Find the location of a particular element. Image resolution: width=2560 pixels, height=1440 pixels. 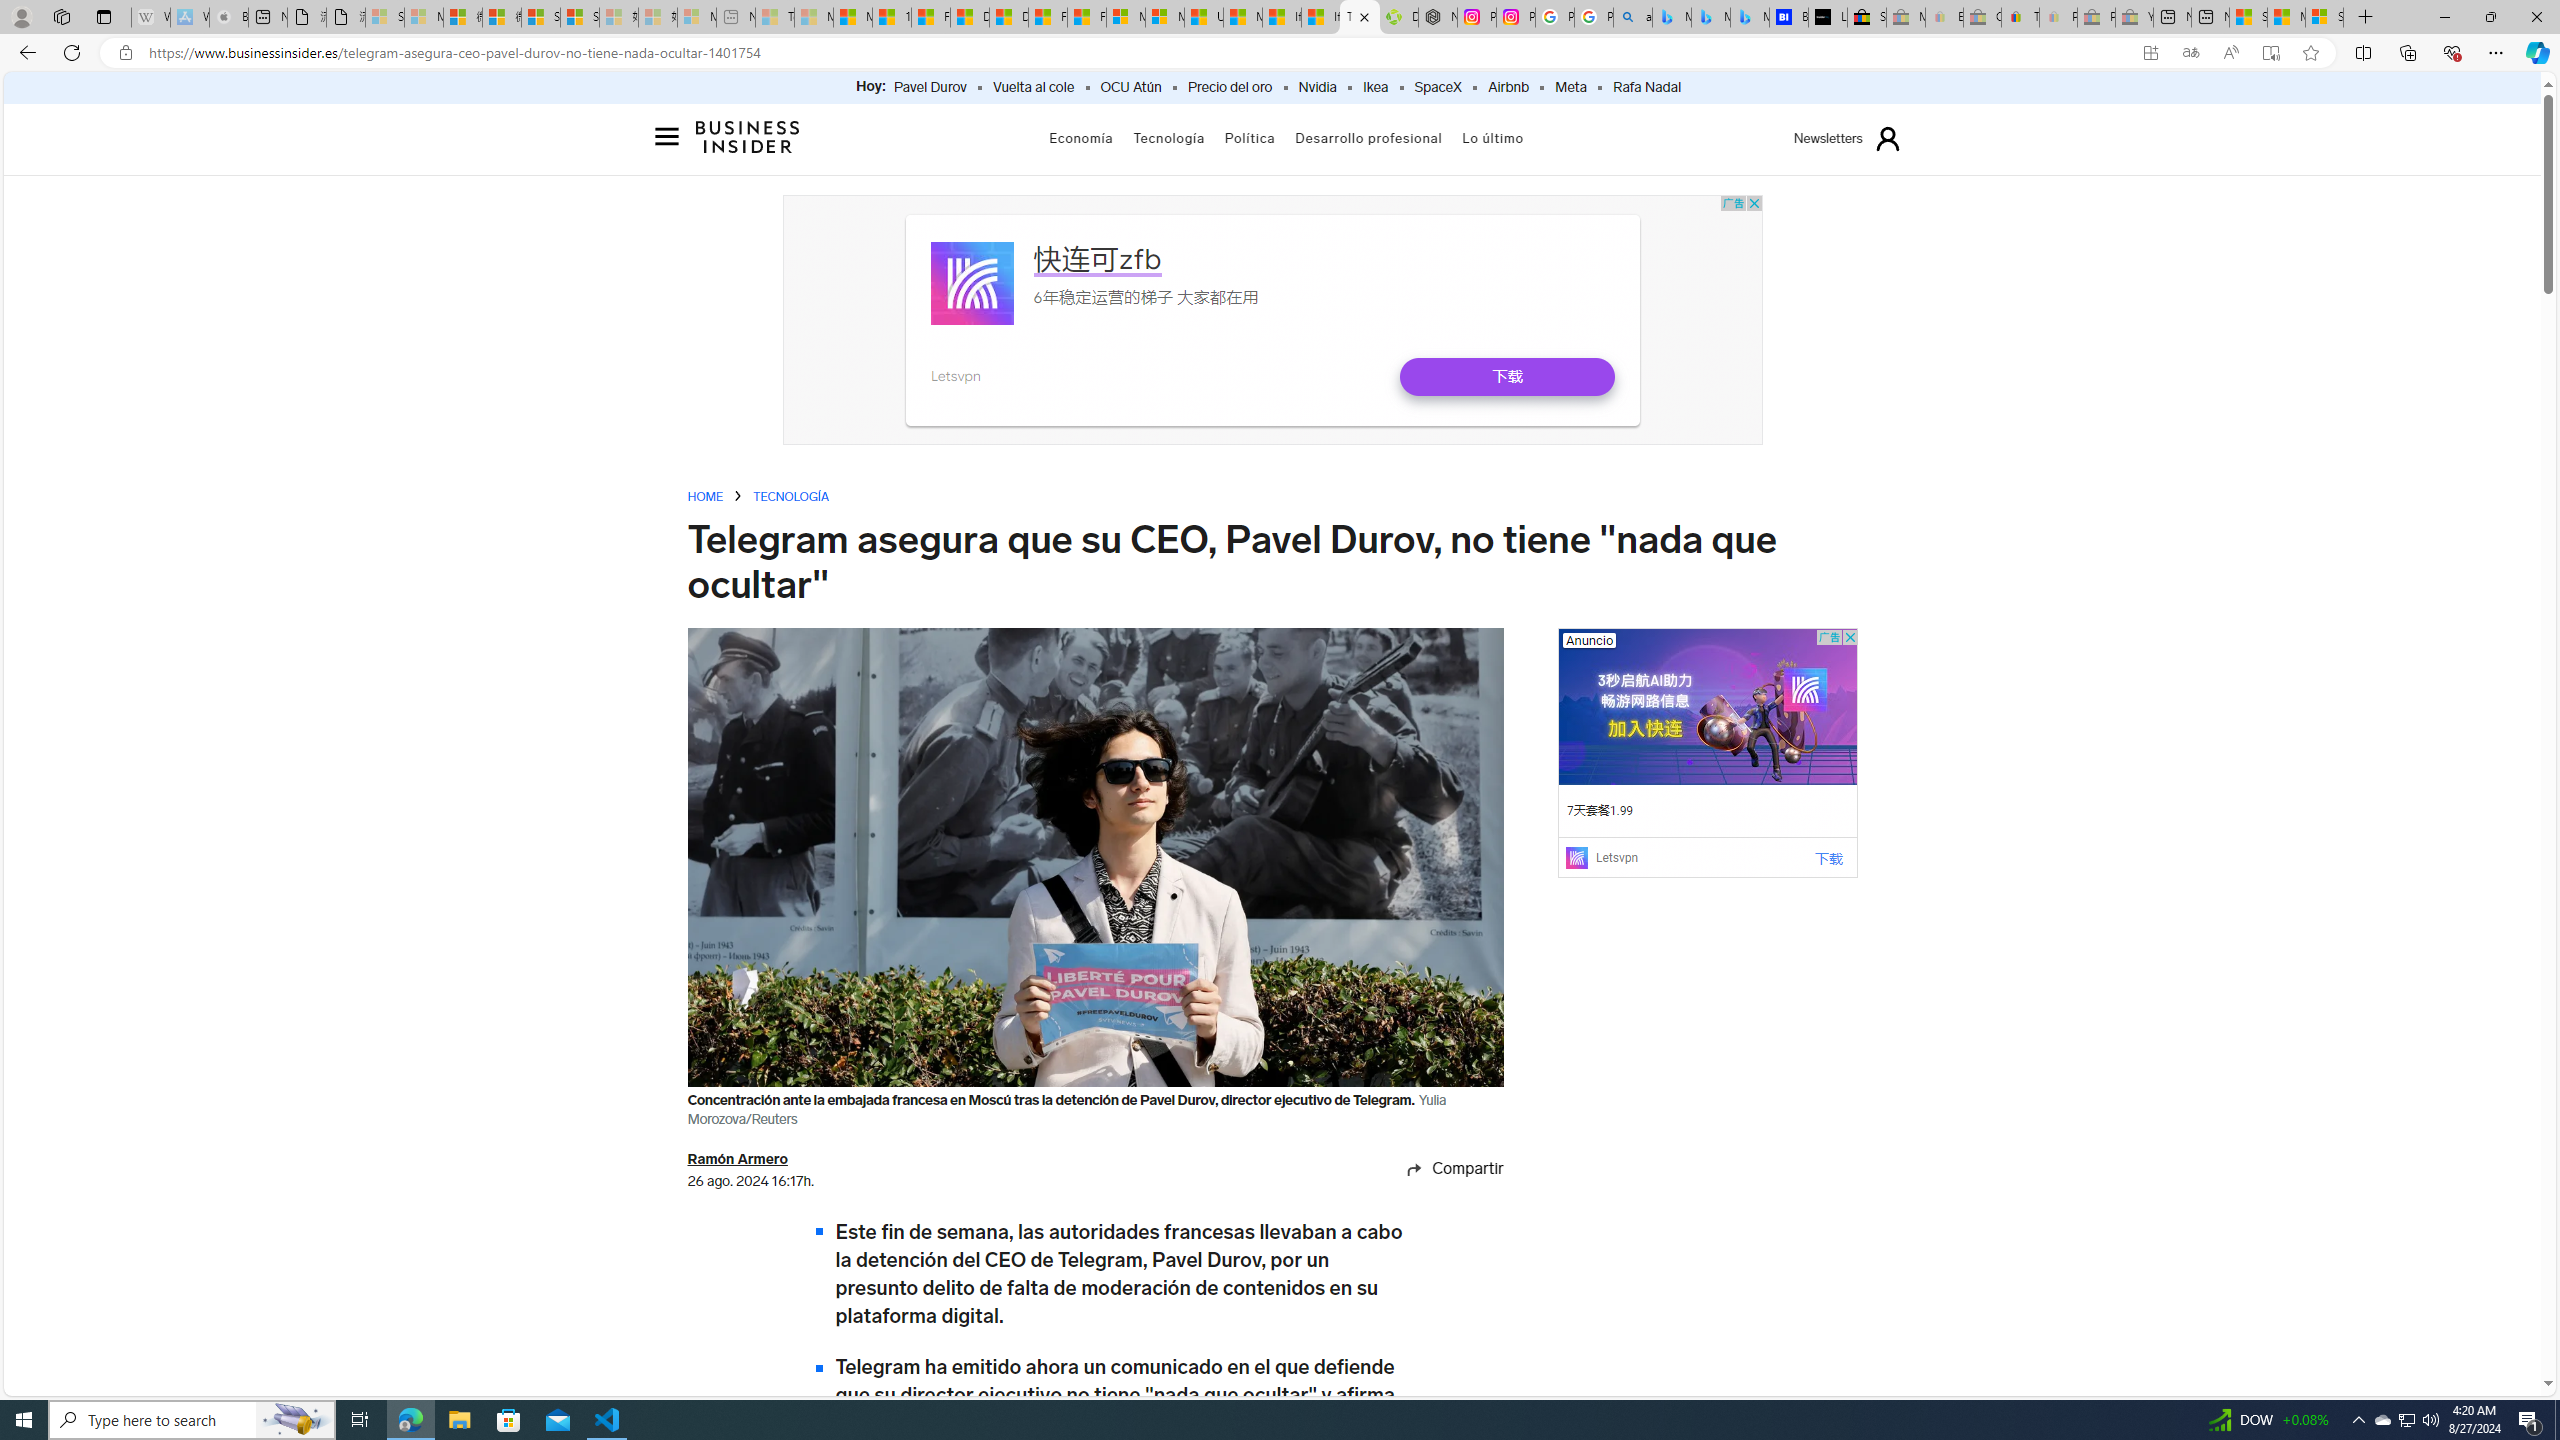

'Nvidia' is located at coordinates (1316, 87).